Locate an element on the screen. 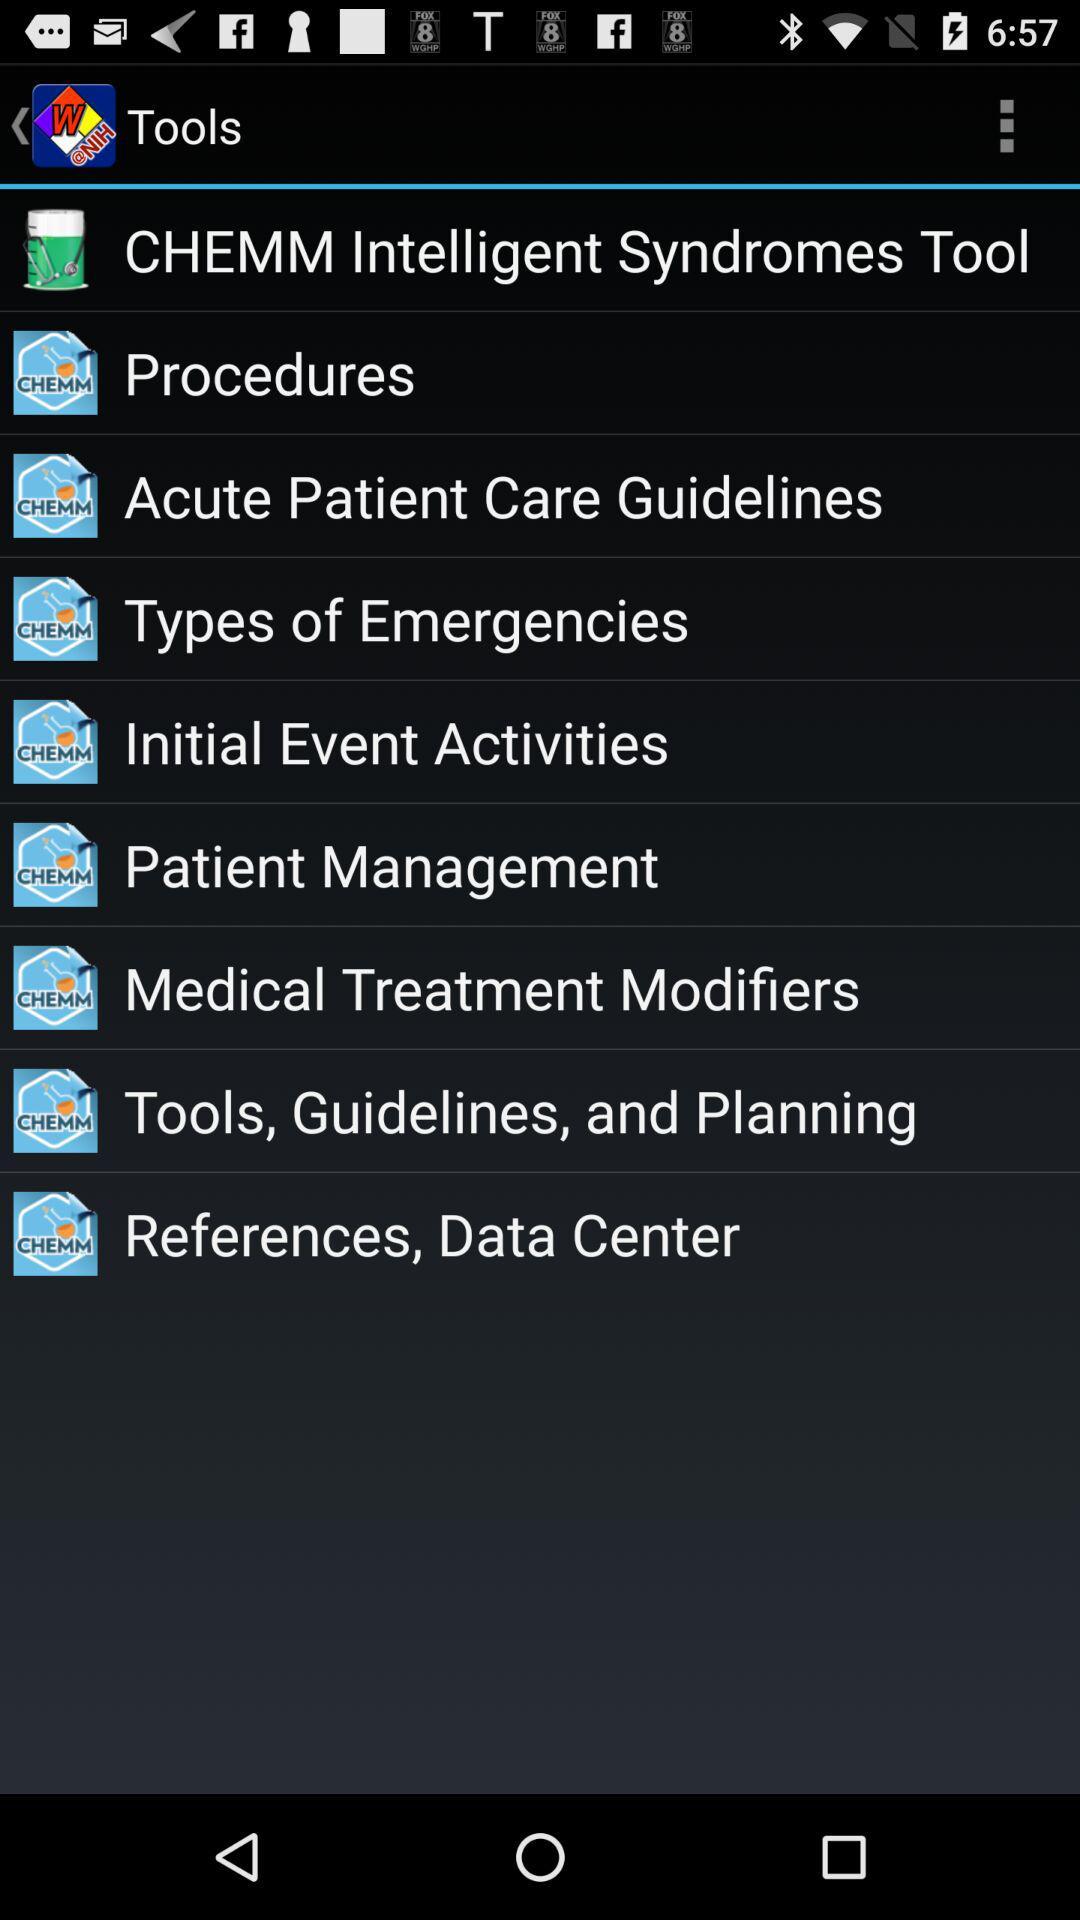 Image resolution: width=1080 pixels, height=1920 pixels. the item below the acute patient care app is located at coordinates (600, 617).